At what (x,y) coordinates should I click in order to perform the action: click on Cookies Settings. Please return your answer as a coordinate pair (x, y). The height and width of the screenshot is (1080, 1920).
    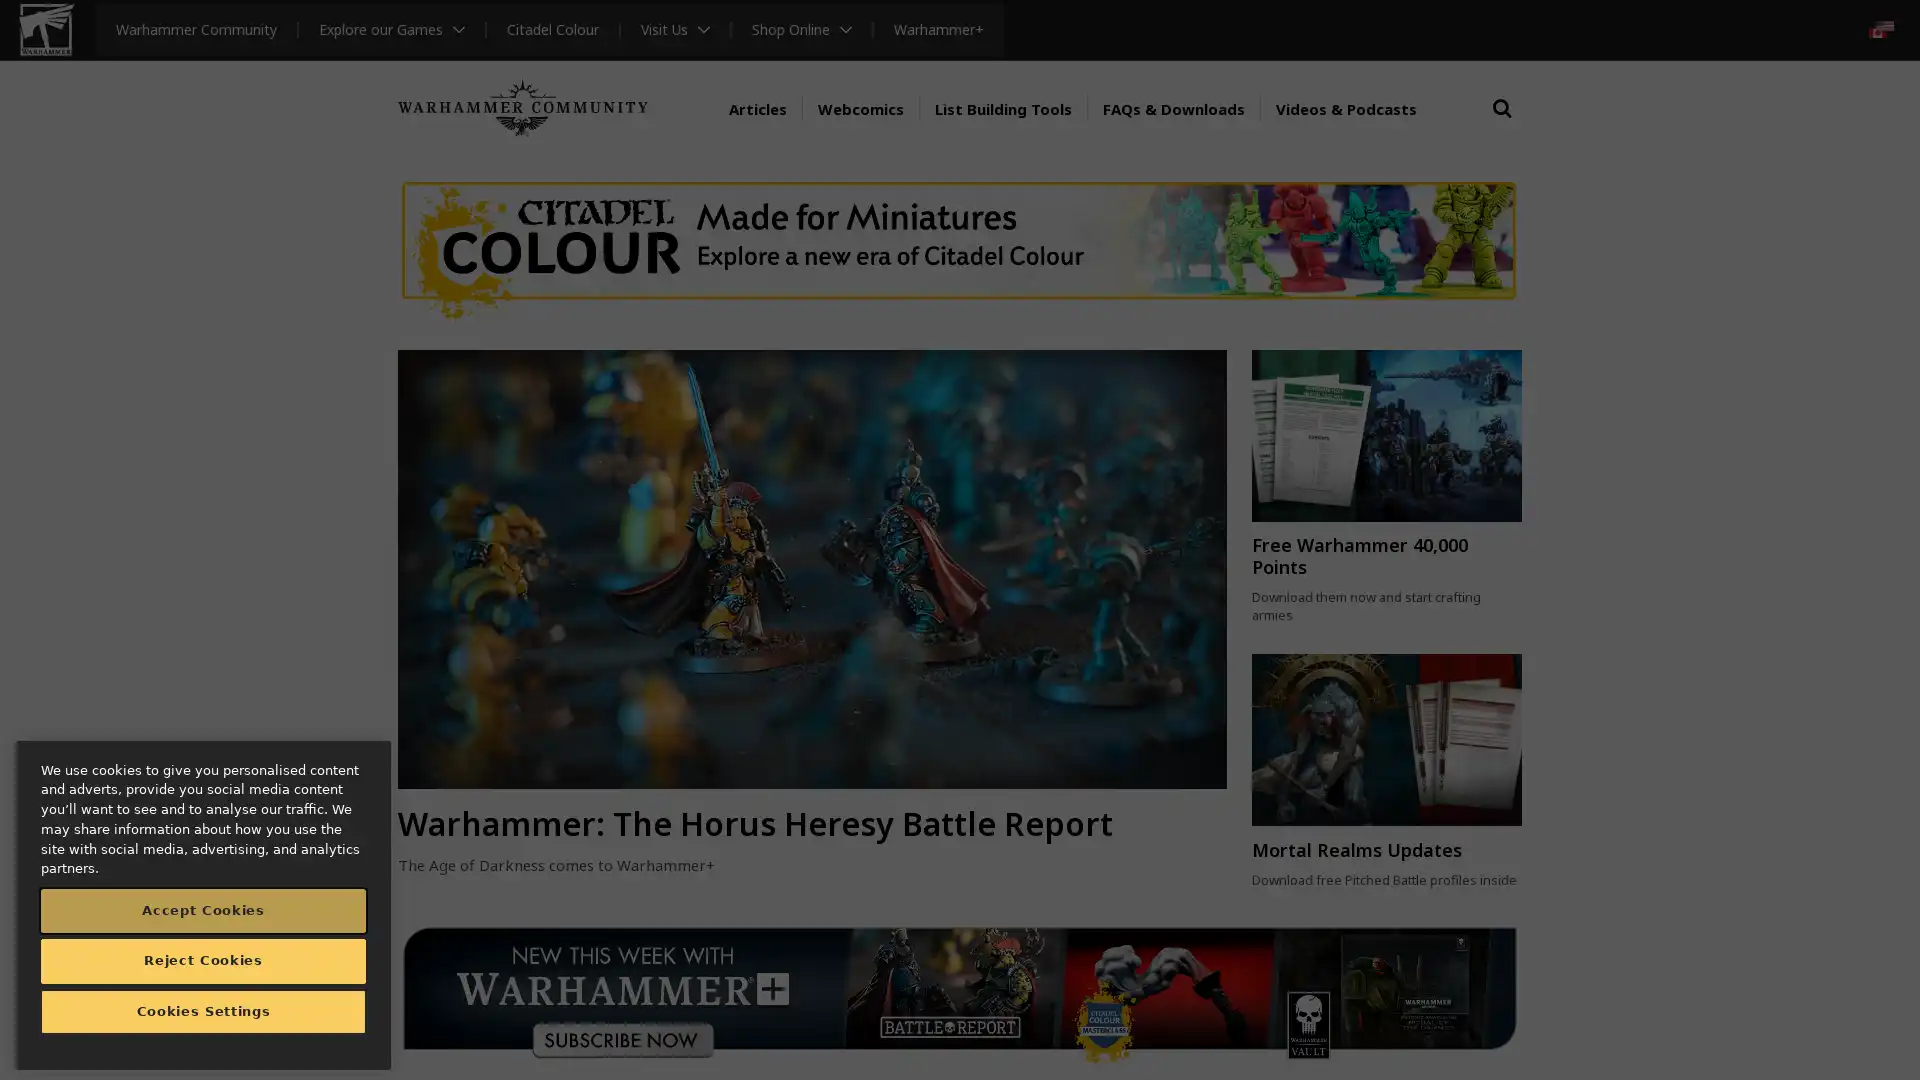
    Looking at the image, I should click on (203, 1011).